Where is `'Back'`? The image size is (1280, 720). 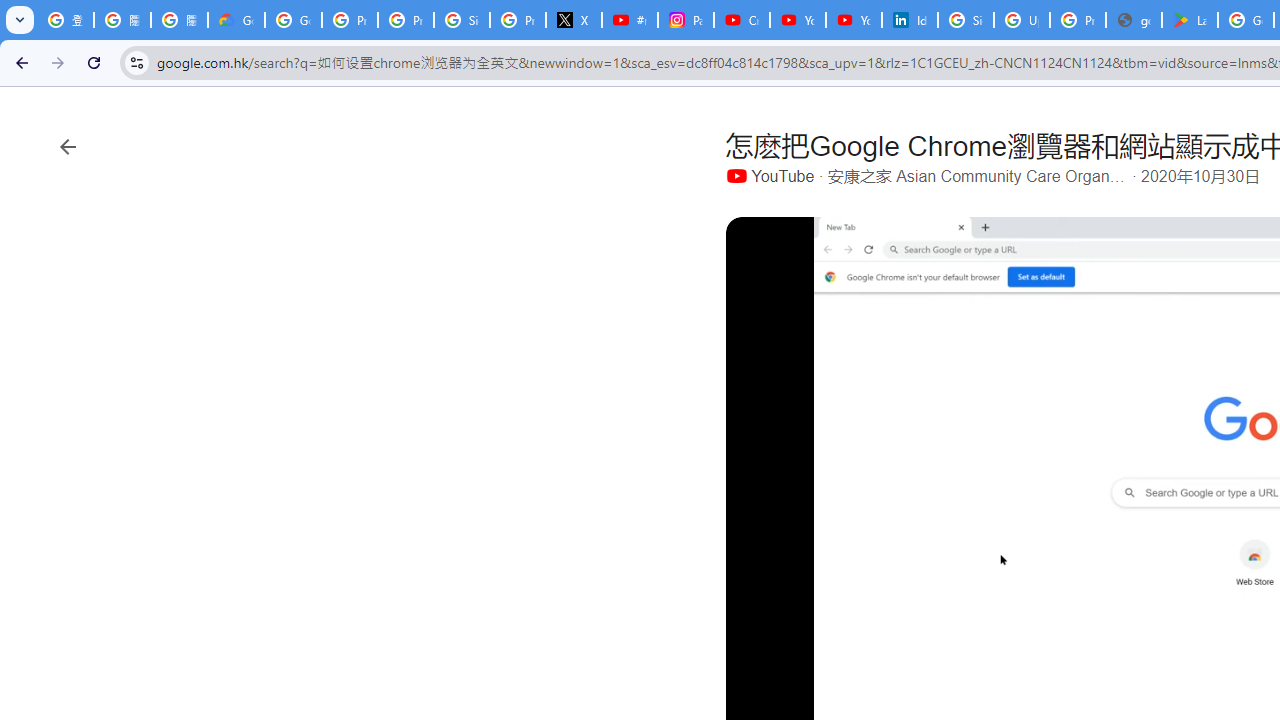 'Back' is located at coordinates (19, 61).